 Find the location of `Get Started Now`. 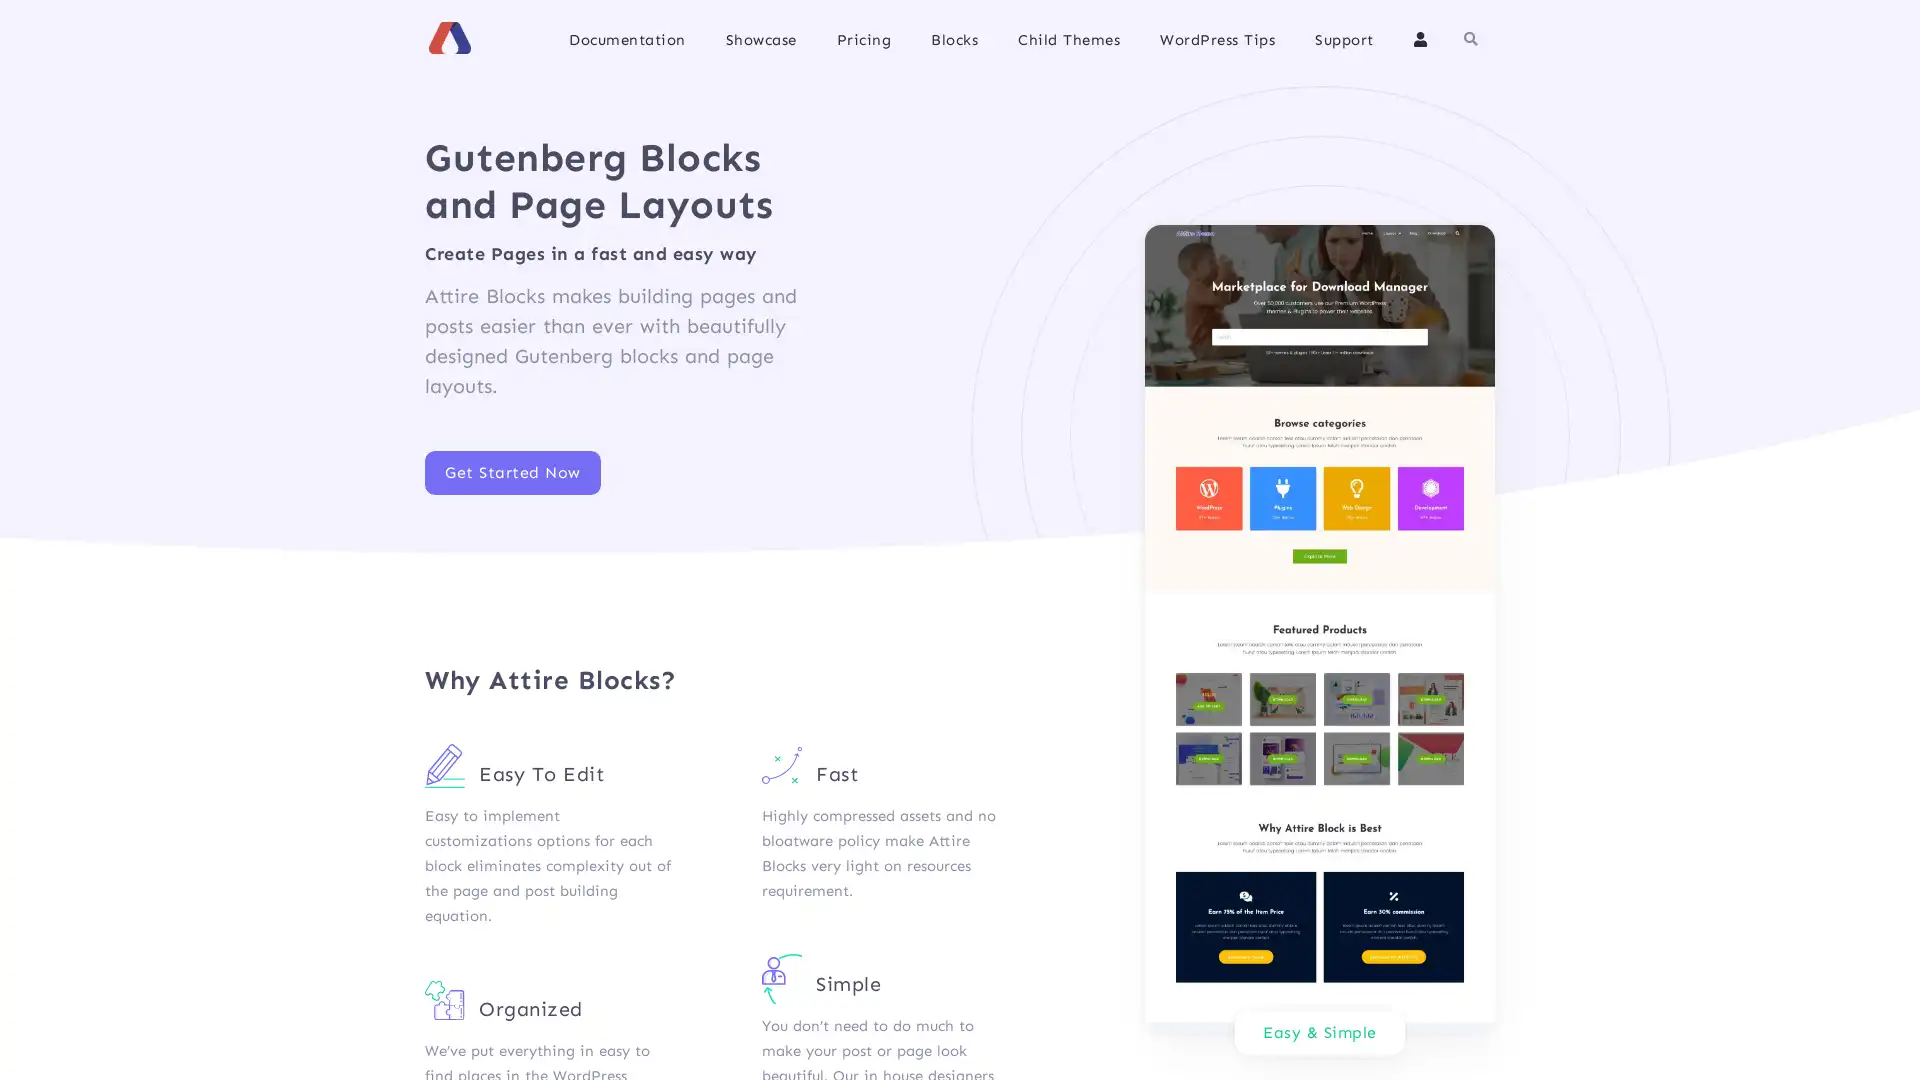

Get Started Now is located at coordinates (512, 473).